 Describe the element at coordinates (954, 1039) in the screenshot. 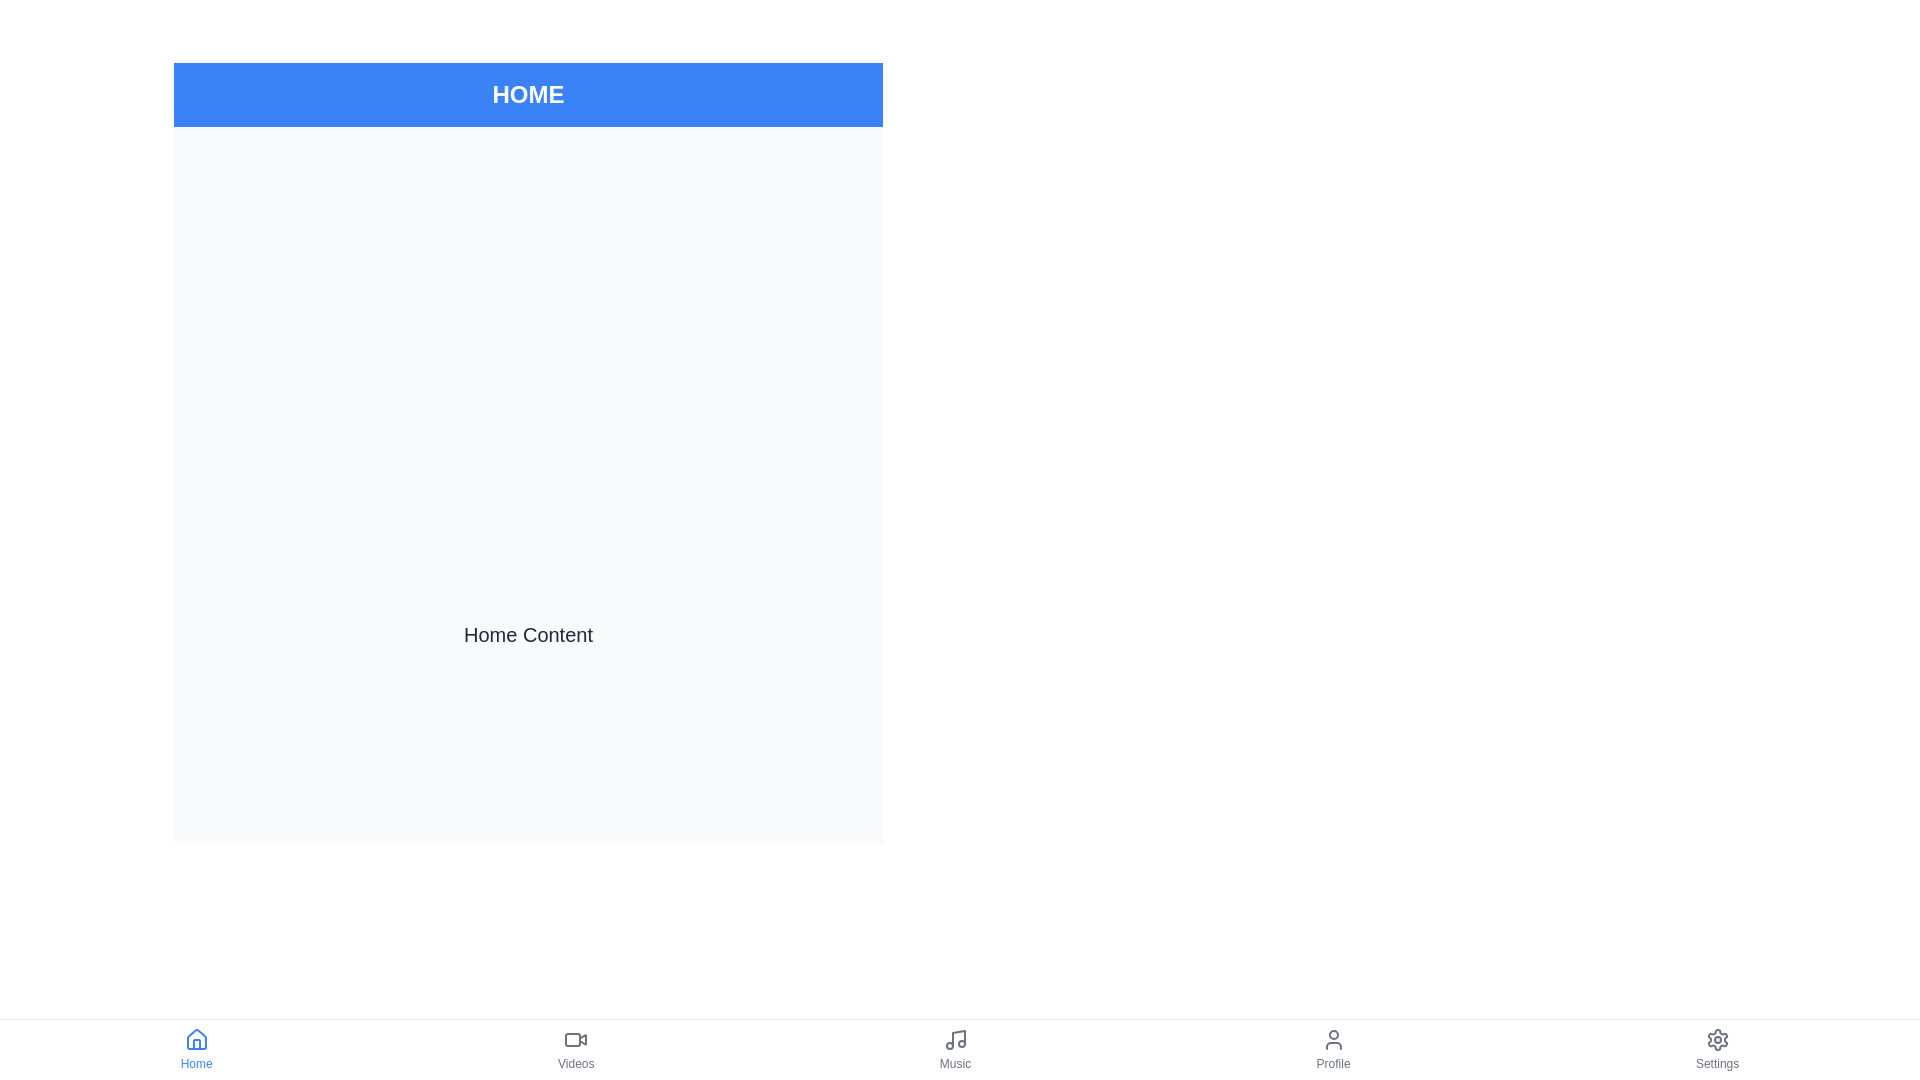

I see `the 'Music' icon in the bottom navigation bar` at that location.